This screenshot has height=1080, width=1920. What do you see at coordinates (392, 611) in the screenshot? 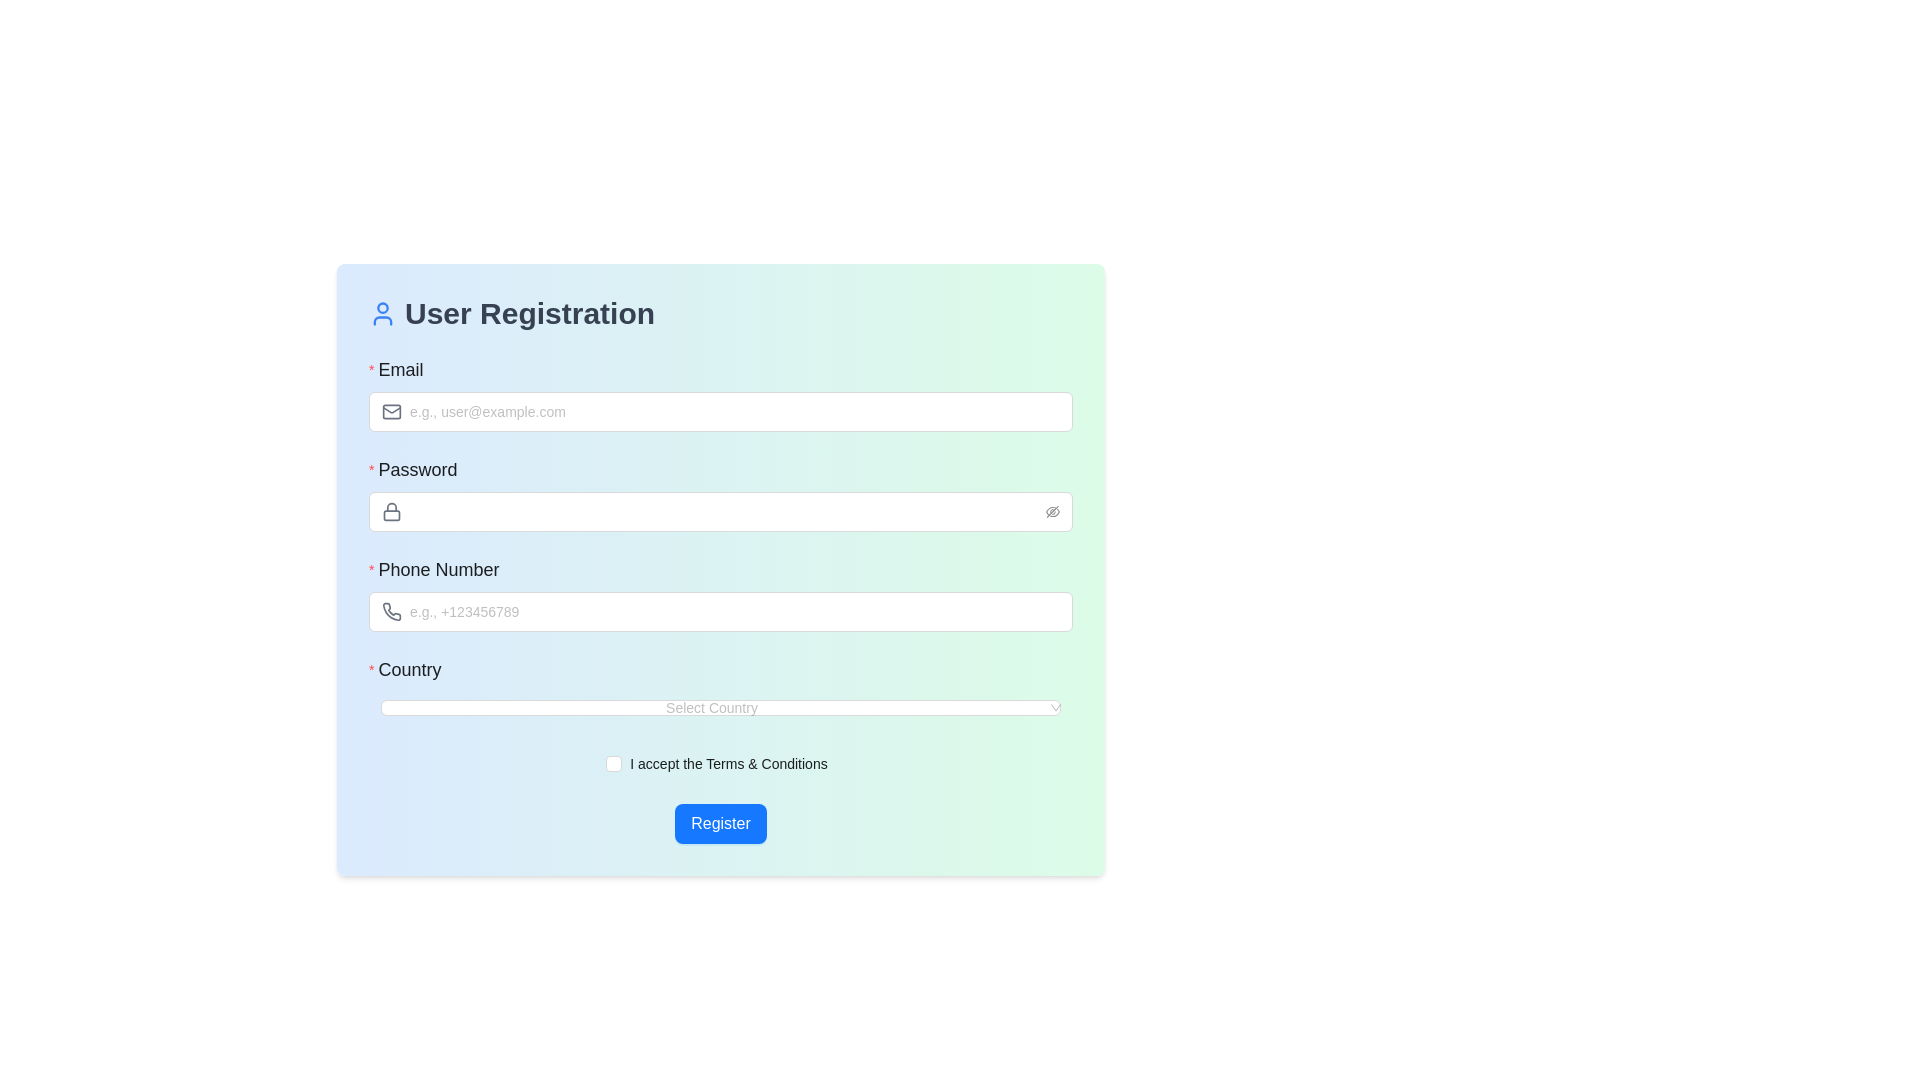
I see `the phone icon, which is a gray, line-drawn handset located to the left of the 'Phone Number' input field` at bounding box center [392, 611].